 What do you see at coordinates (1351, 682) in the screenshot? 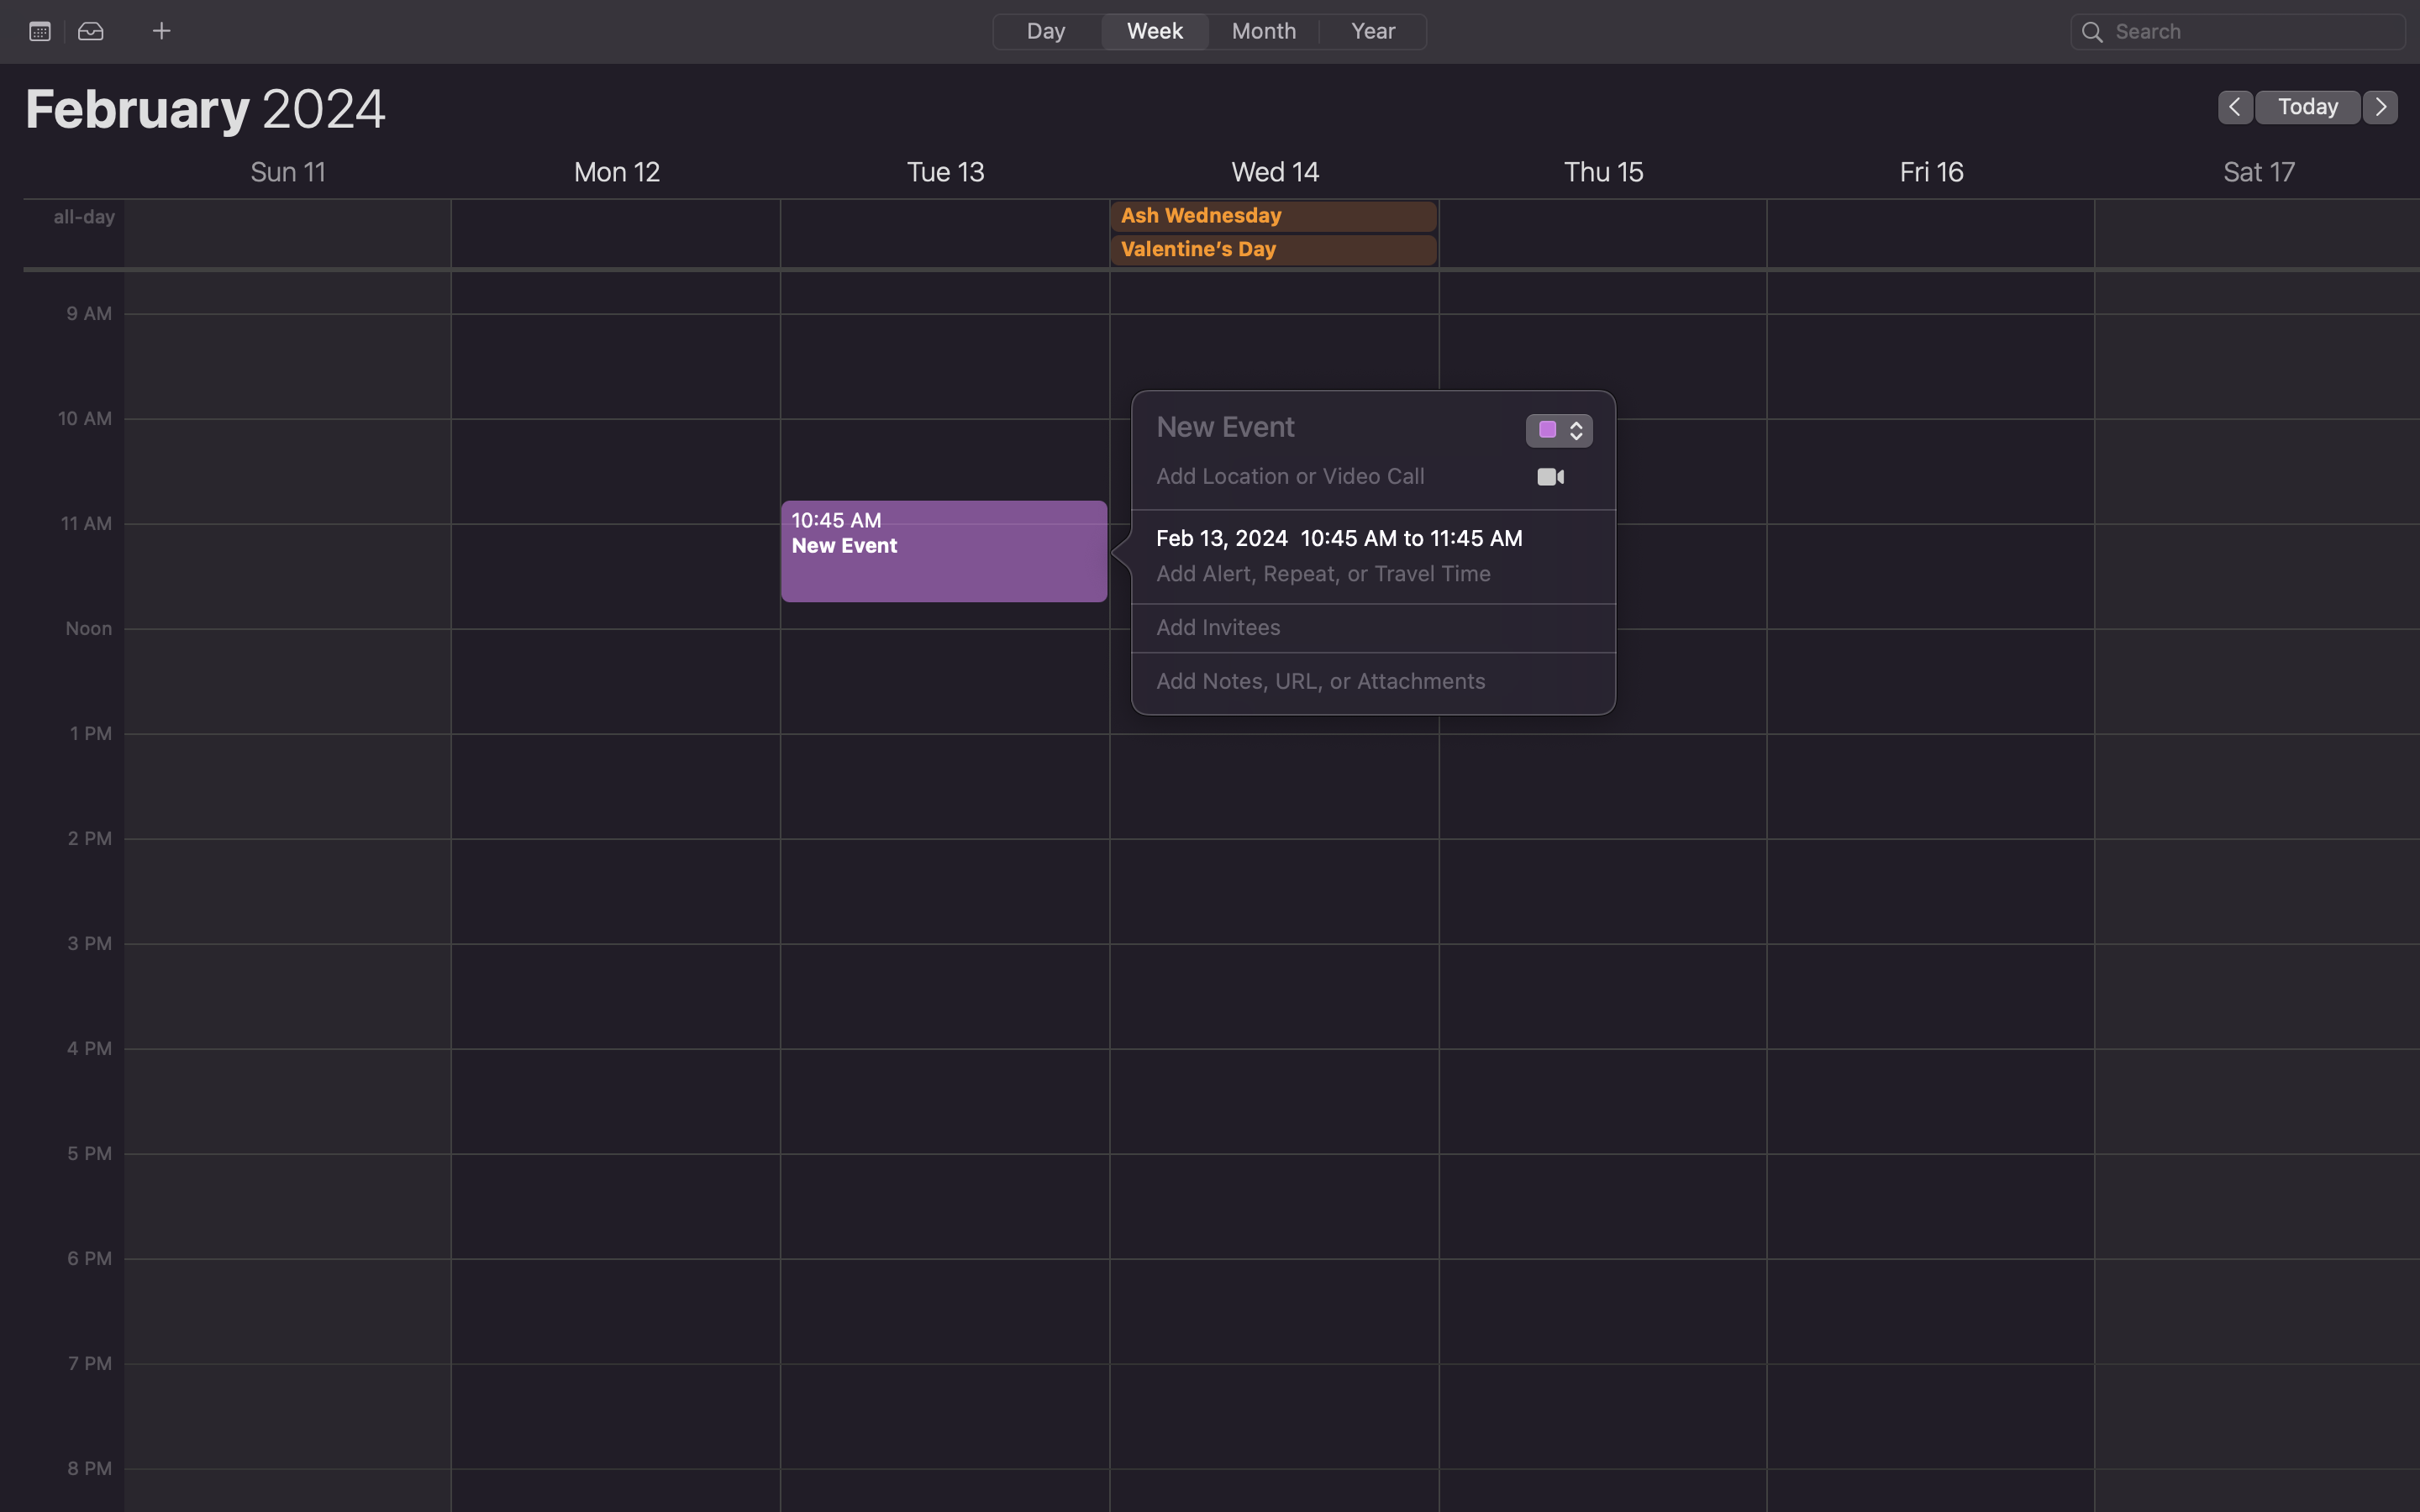
I see `Insert the statement "Please RSVP by Friday" in the notes section` at bounding box center [1351, 682].